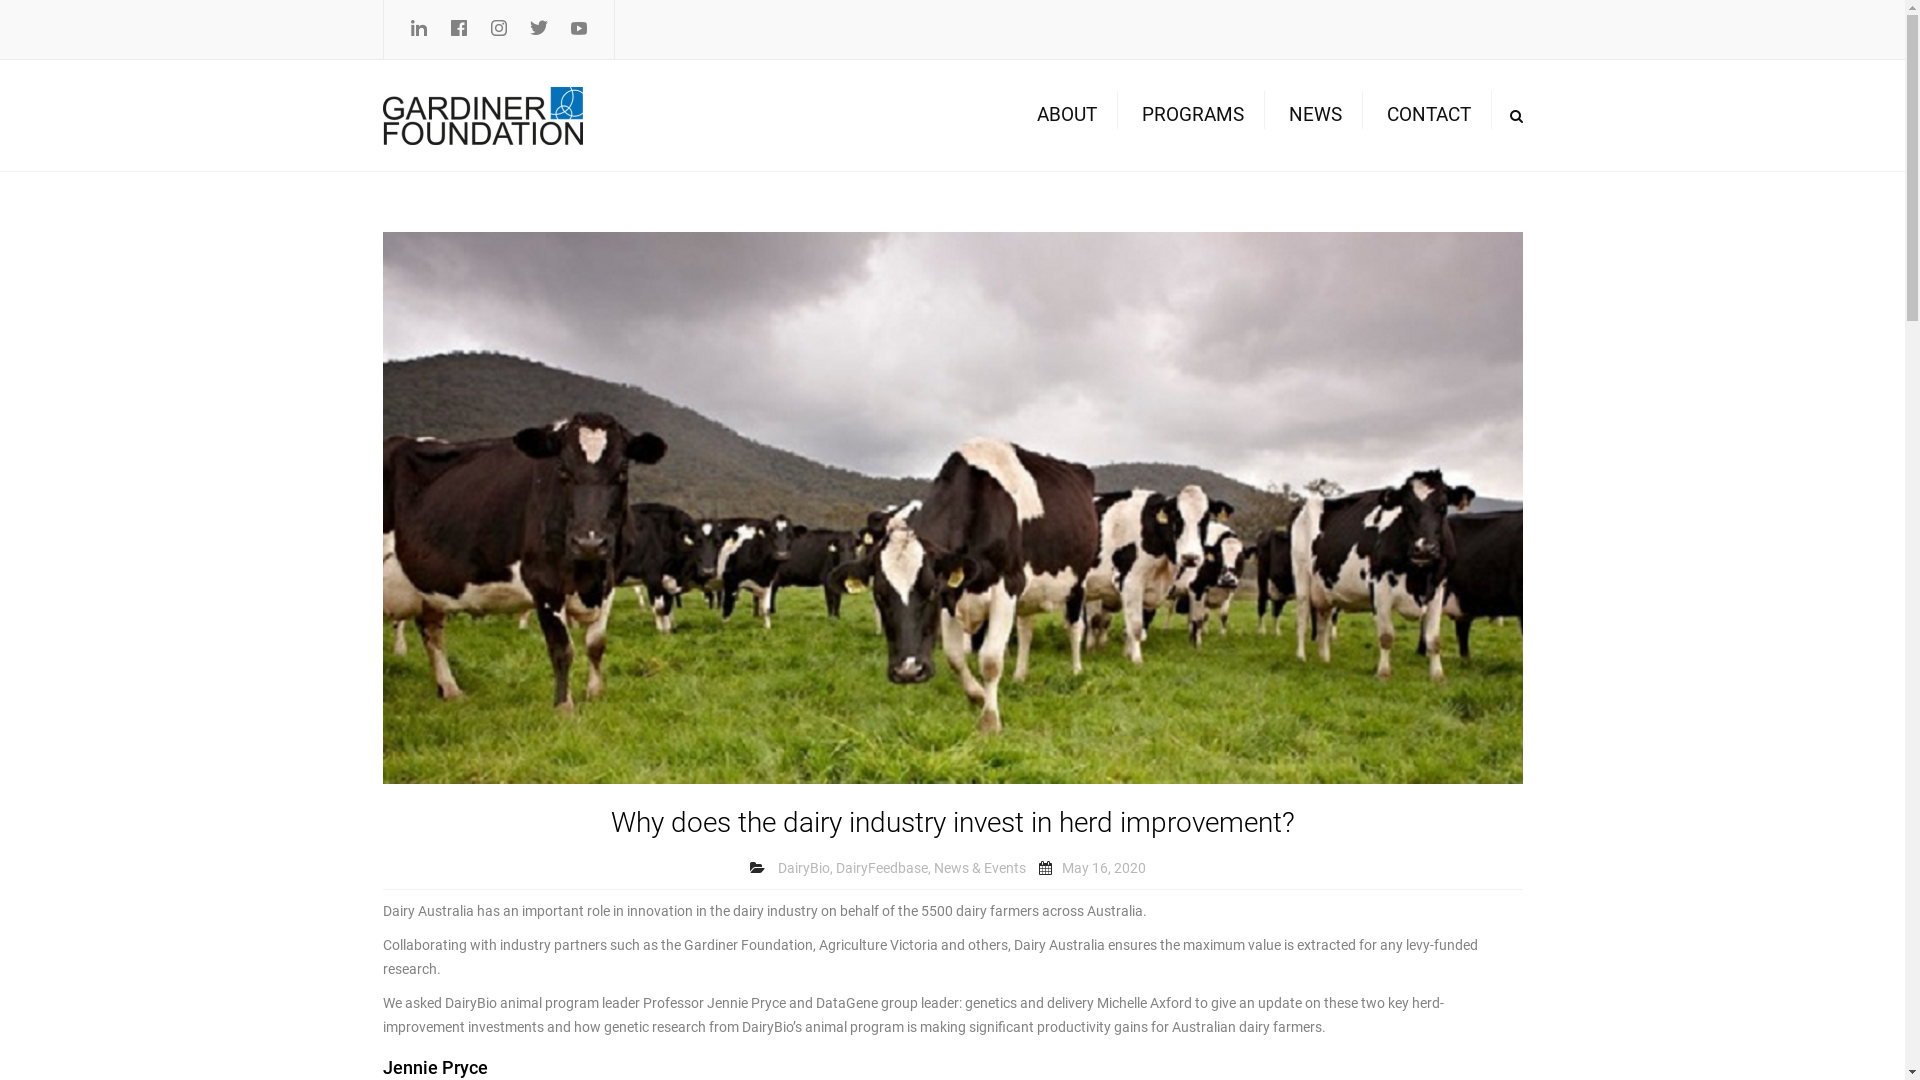 The height and width of the screenshot is (1080, 1920). What do you see at coordinates (881, 867) in the screenshot?
I see `'DairyFeedbase'` at bounding box center [881, 867].